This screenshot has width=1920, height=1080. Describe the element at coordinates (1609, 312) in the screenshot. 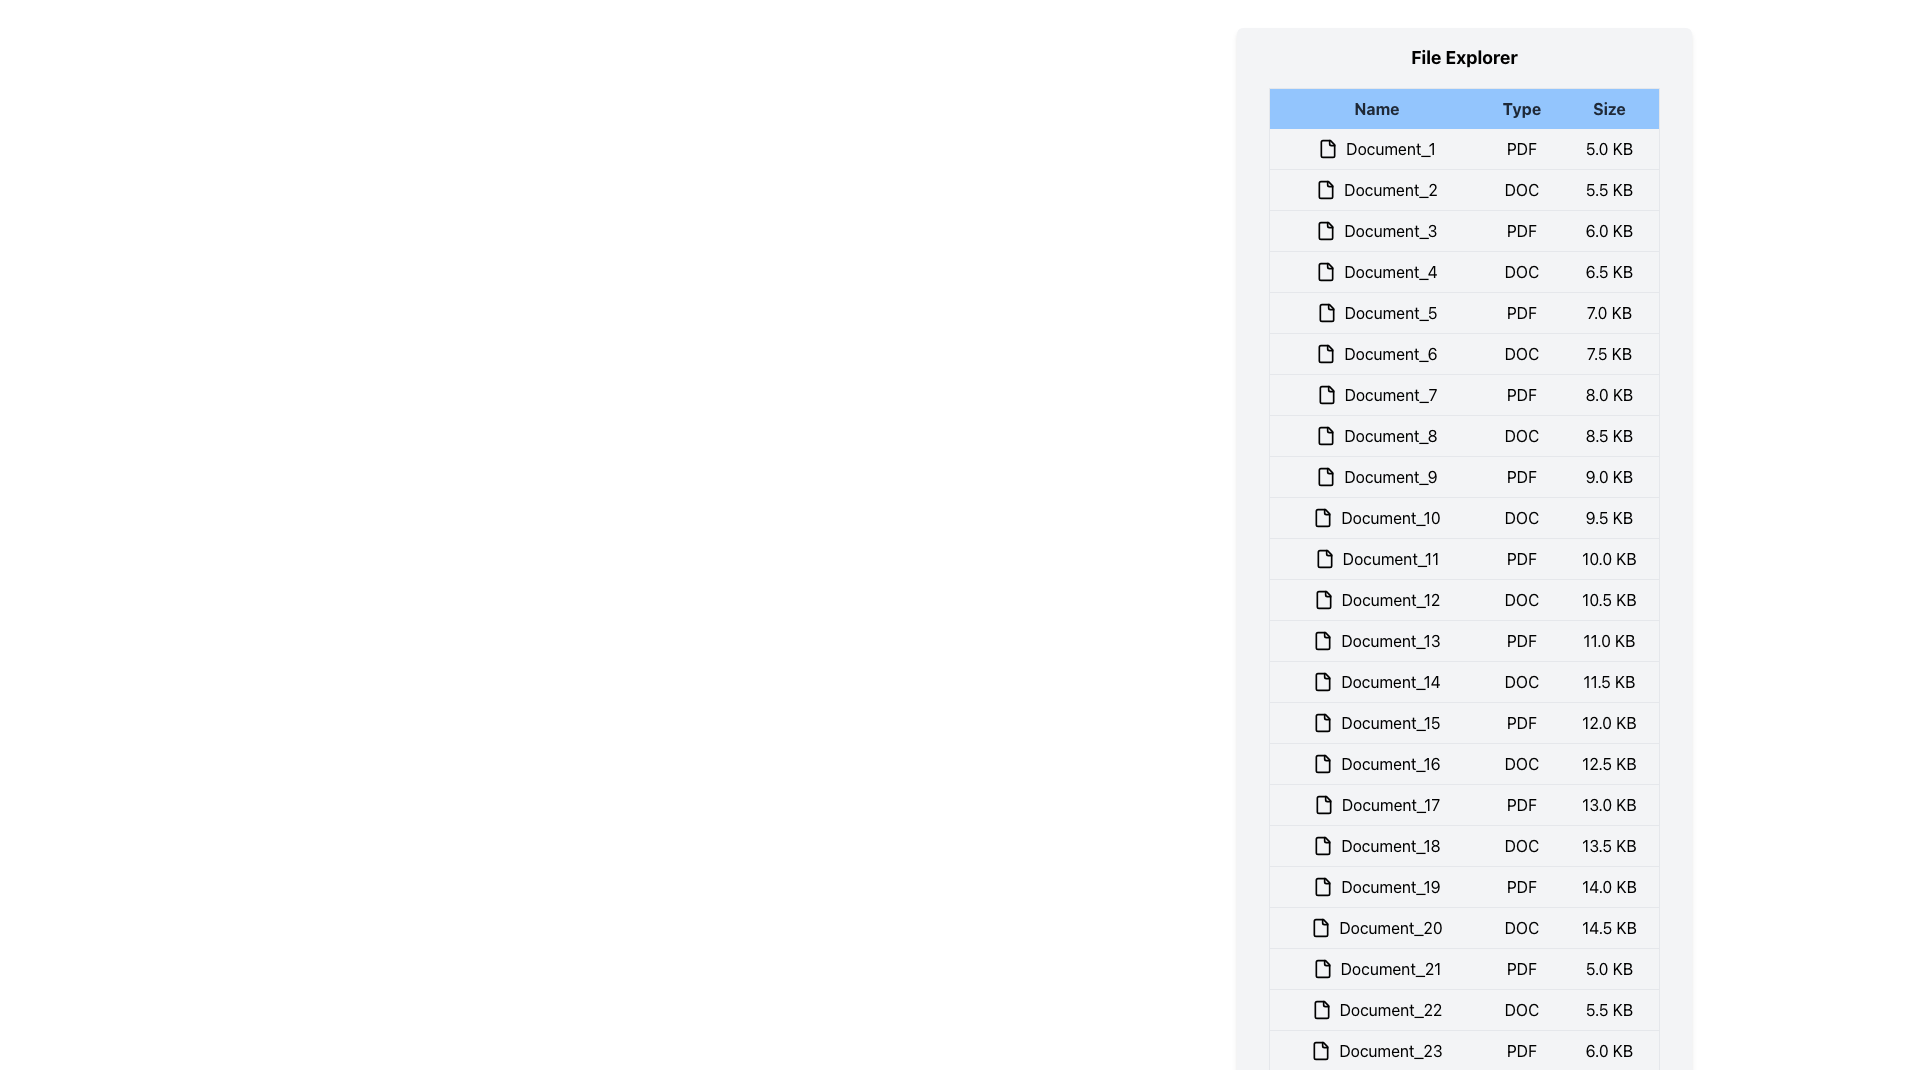

I see `the static text element displaying the file size in the fifth row of the file explorer table under the 'Size' column` at that location.